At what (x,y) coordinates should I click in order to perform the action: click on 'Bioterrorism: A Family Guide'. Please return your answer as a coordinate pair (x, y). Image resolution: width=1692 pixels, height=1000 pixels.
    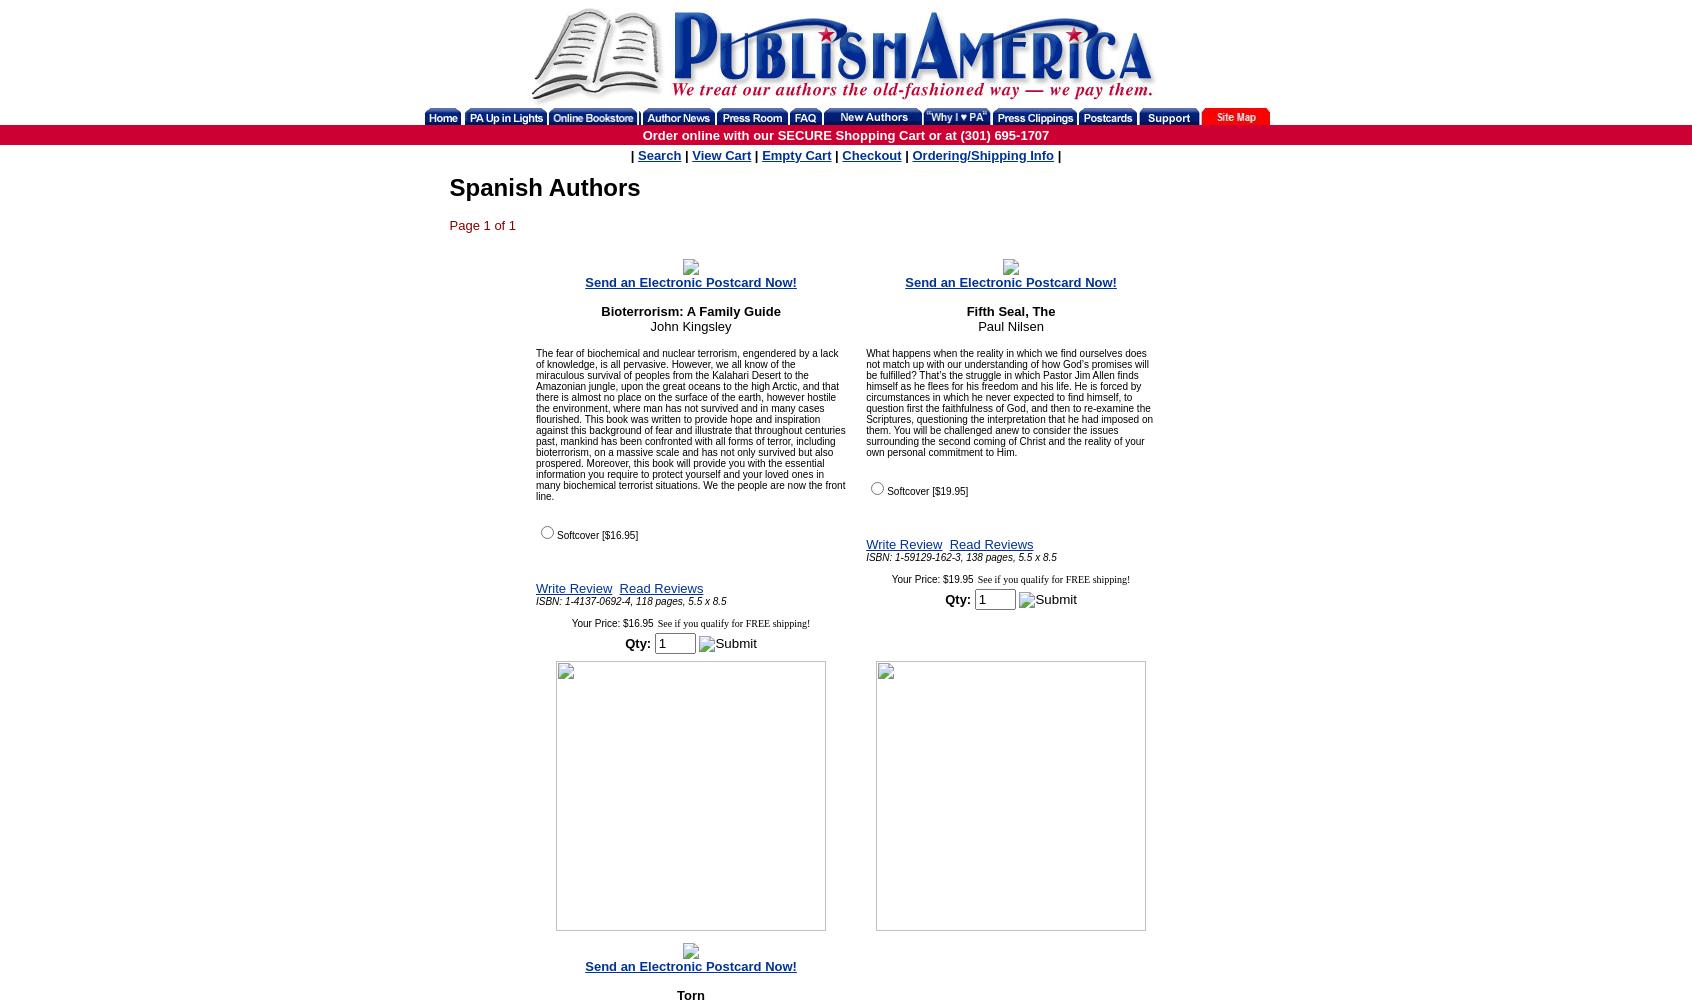
    Looking at the image, I should click on (690, 311).